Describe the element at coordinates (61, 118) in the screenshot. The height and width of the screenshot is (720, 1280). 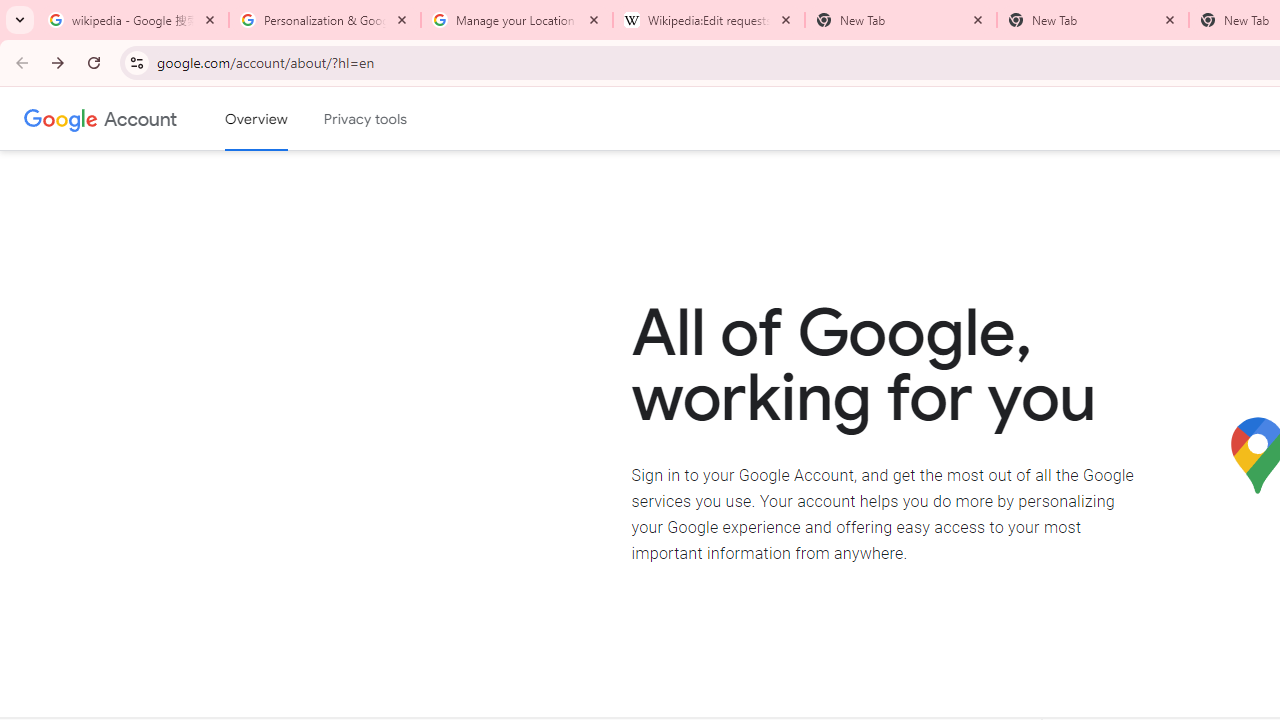
I see `'Google logo'` at that location.